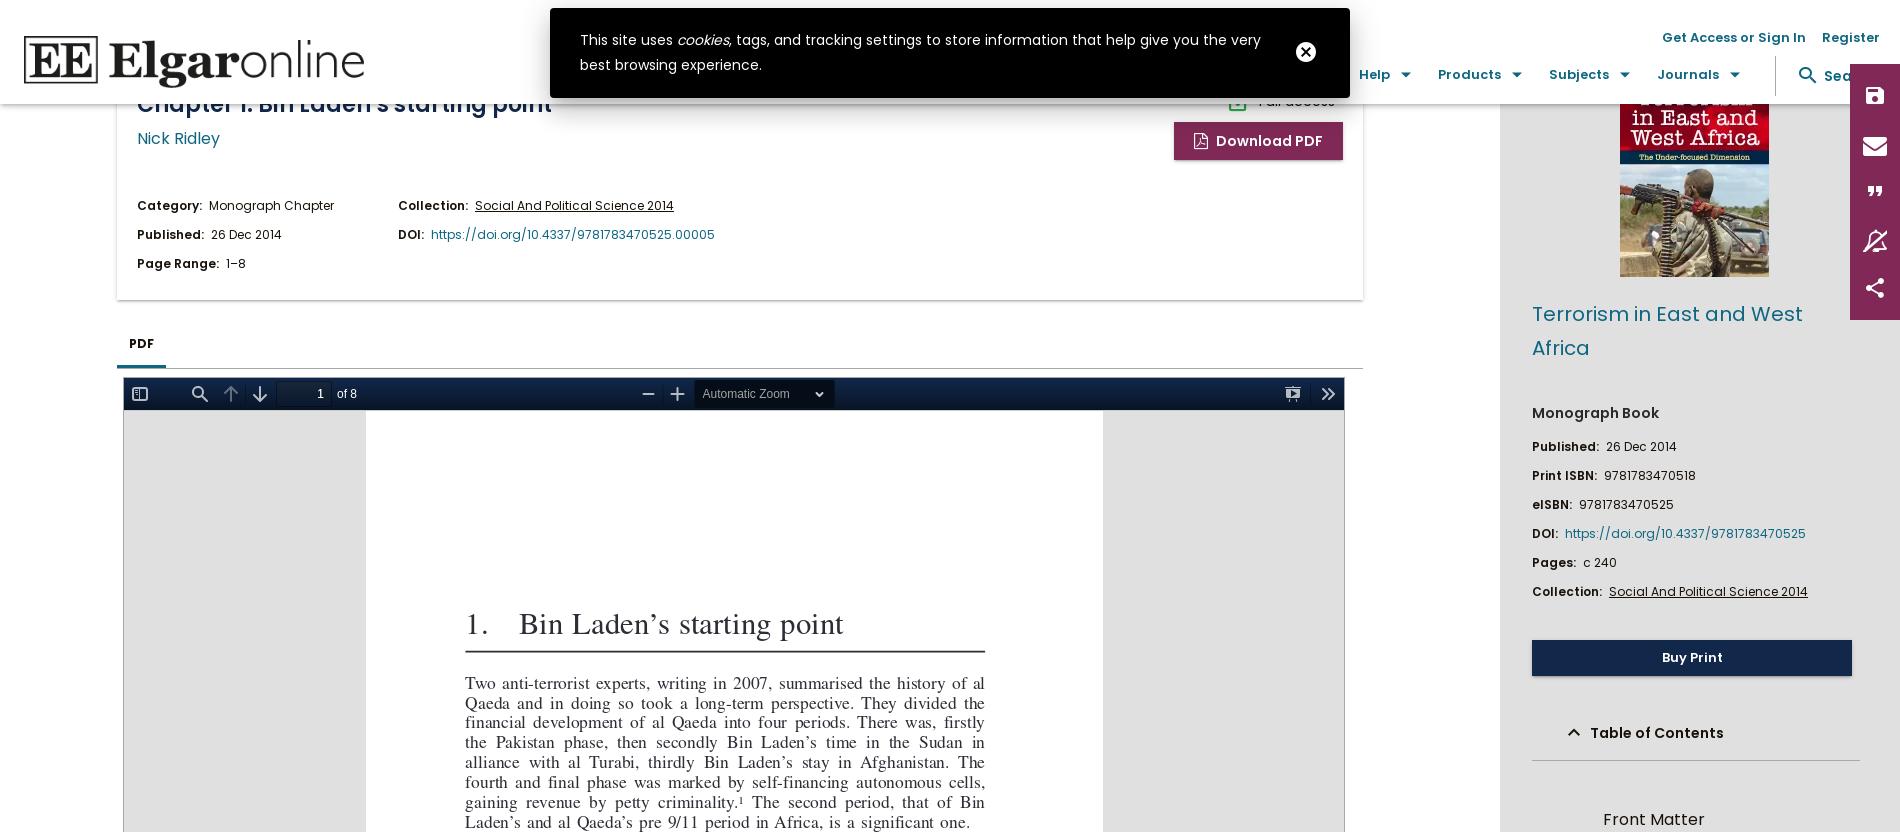 The height and width of the screenshot is (832, 1900). I want to click on 'PDF', so click(141, 342).